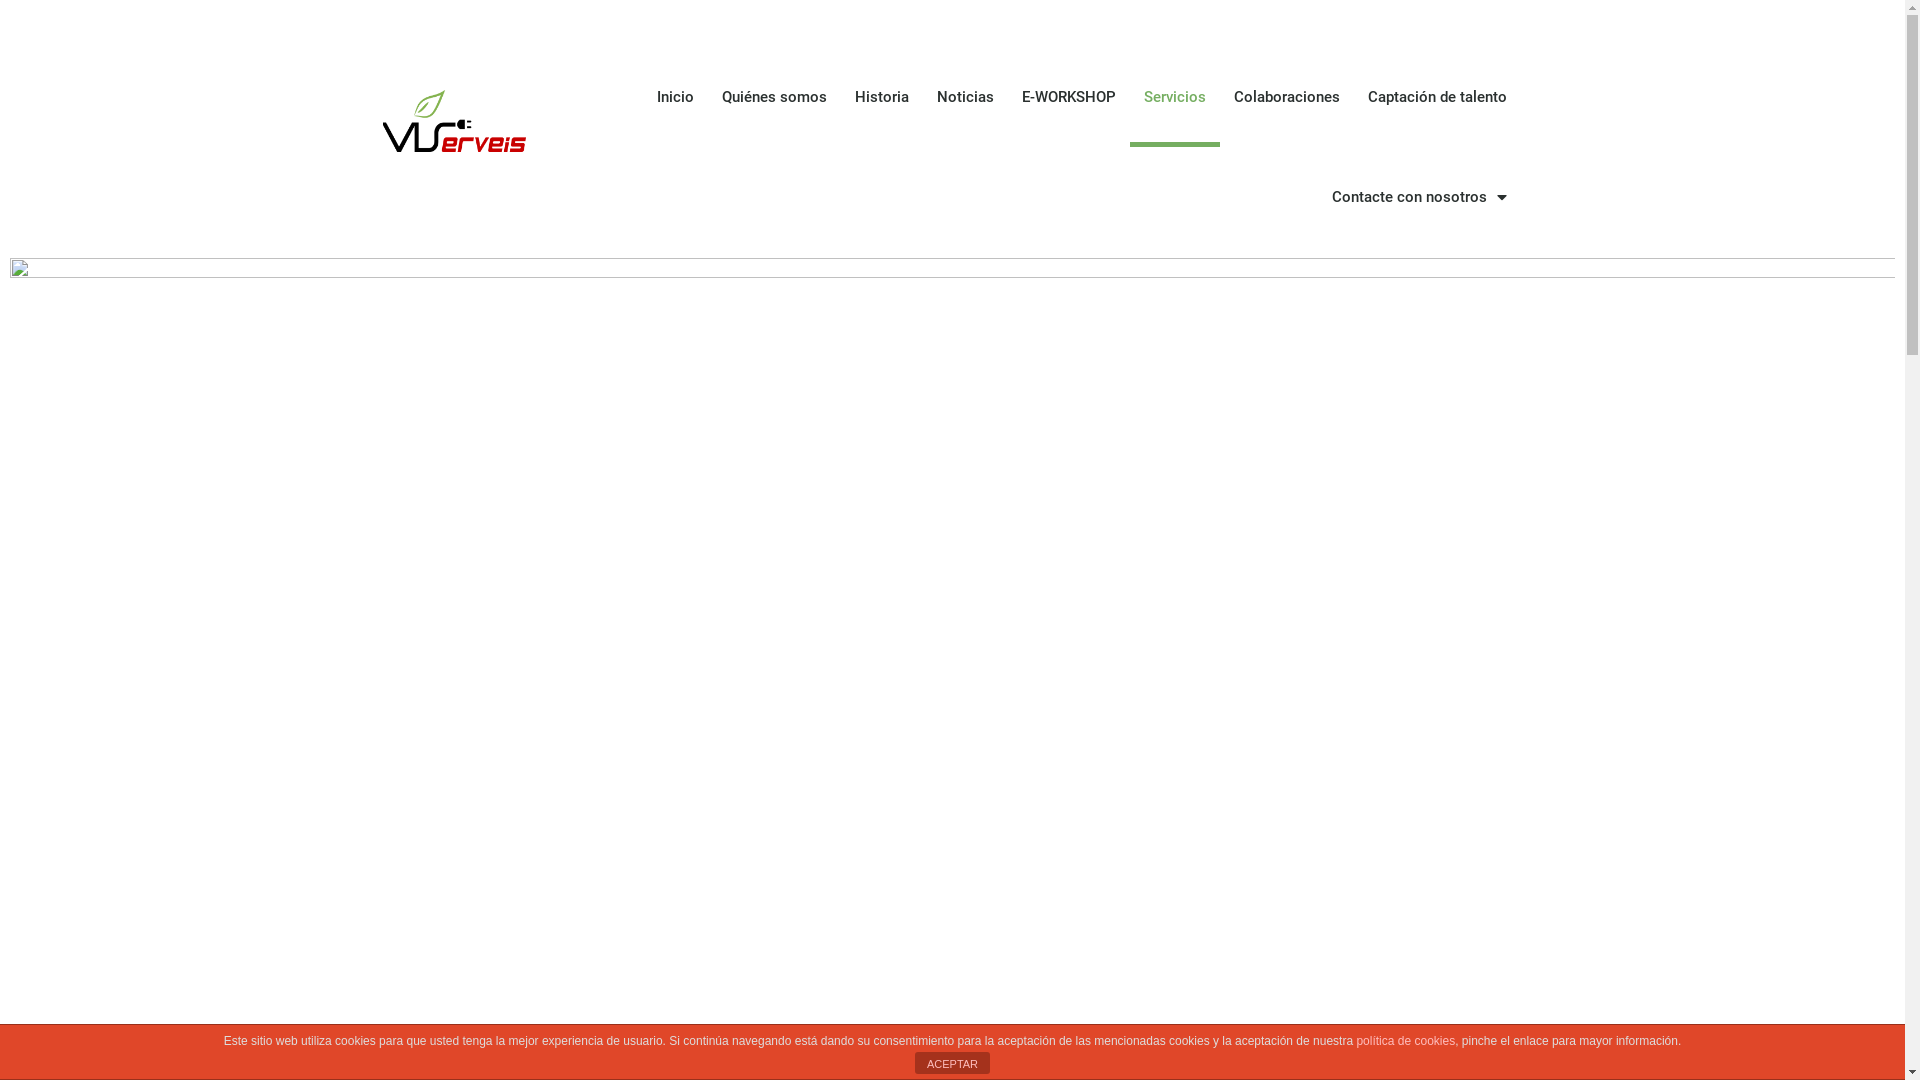  What do you see at coordinates (1286, 96) in the screenshot?
I see `'Colaboraciones'` at bounding box center [1286, 96].